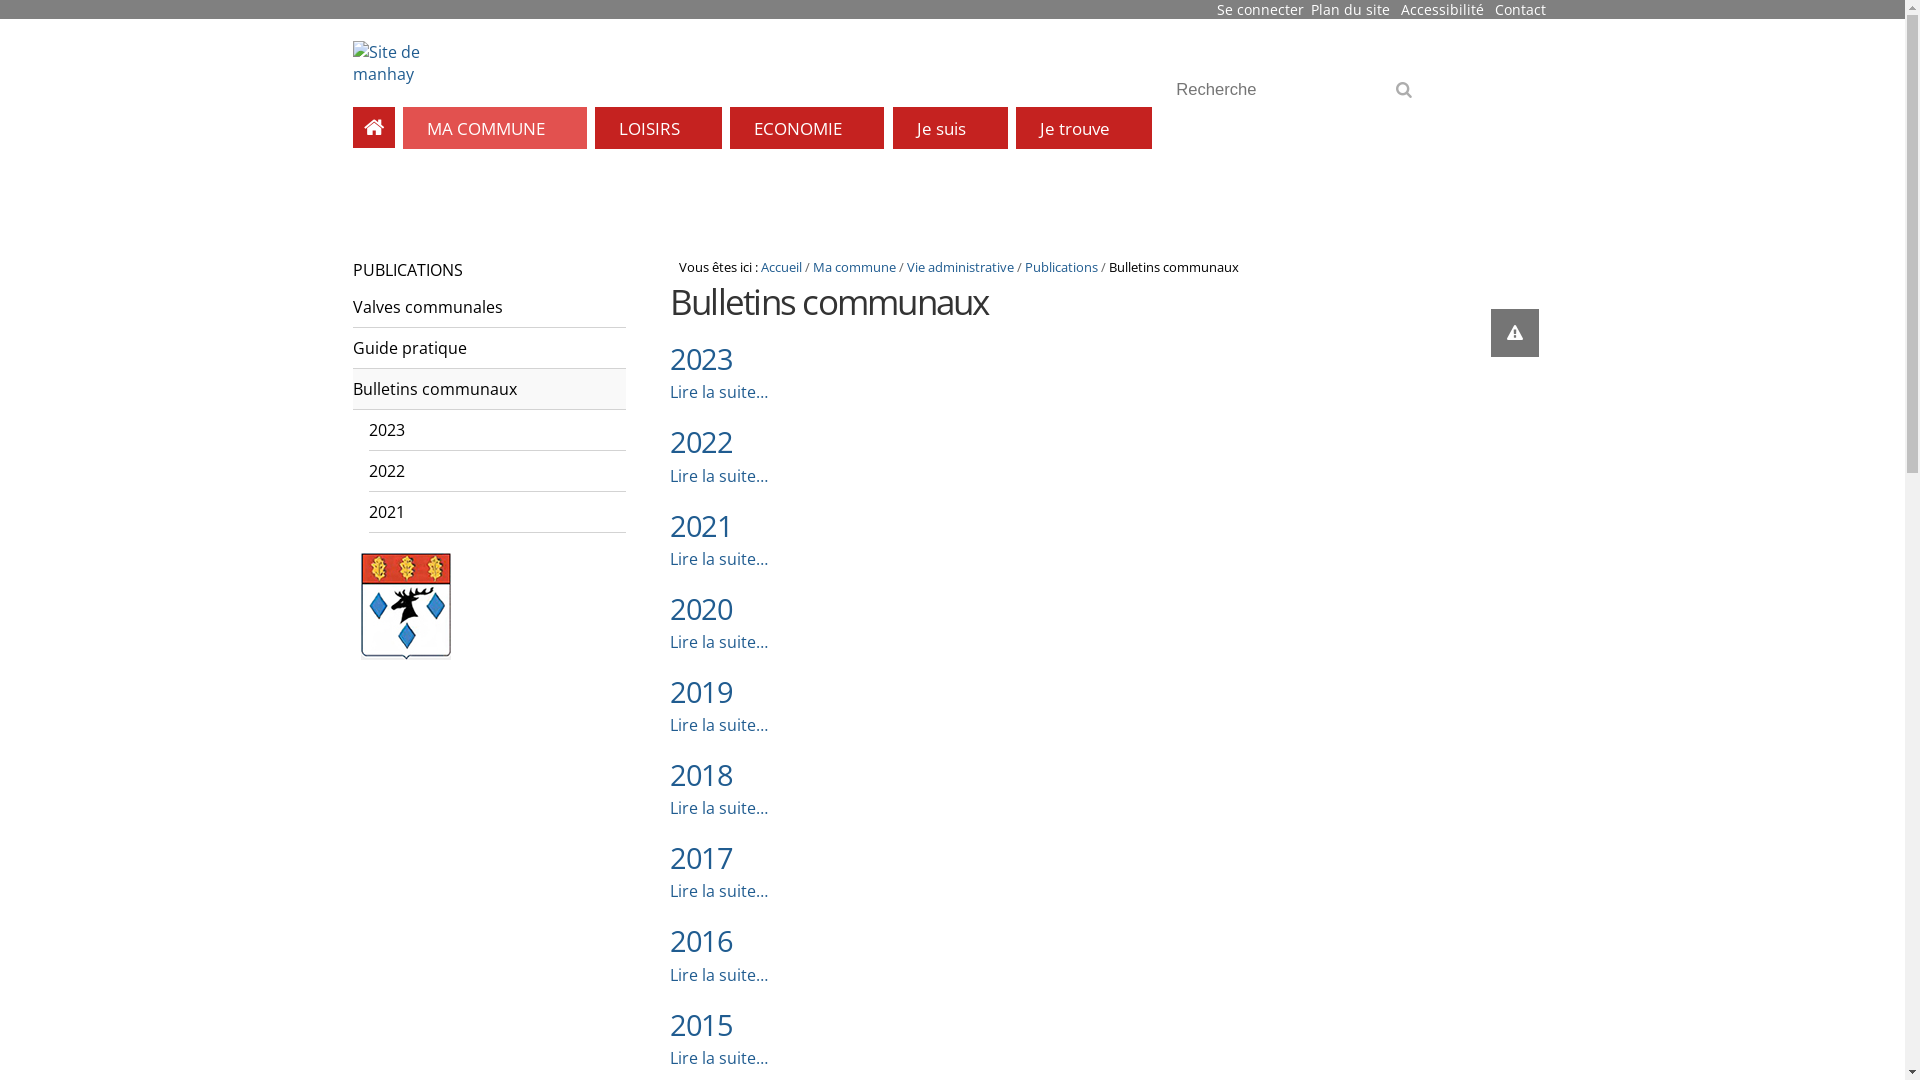 Image resolution: width=1920 pixels, height=1080 pixels. I want to click on 'Se connecter', so click(1259, 9).